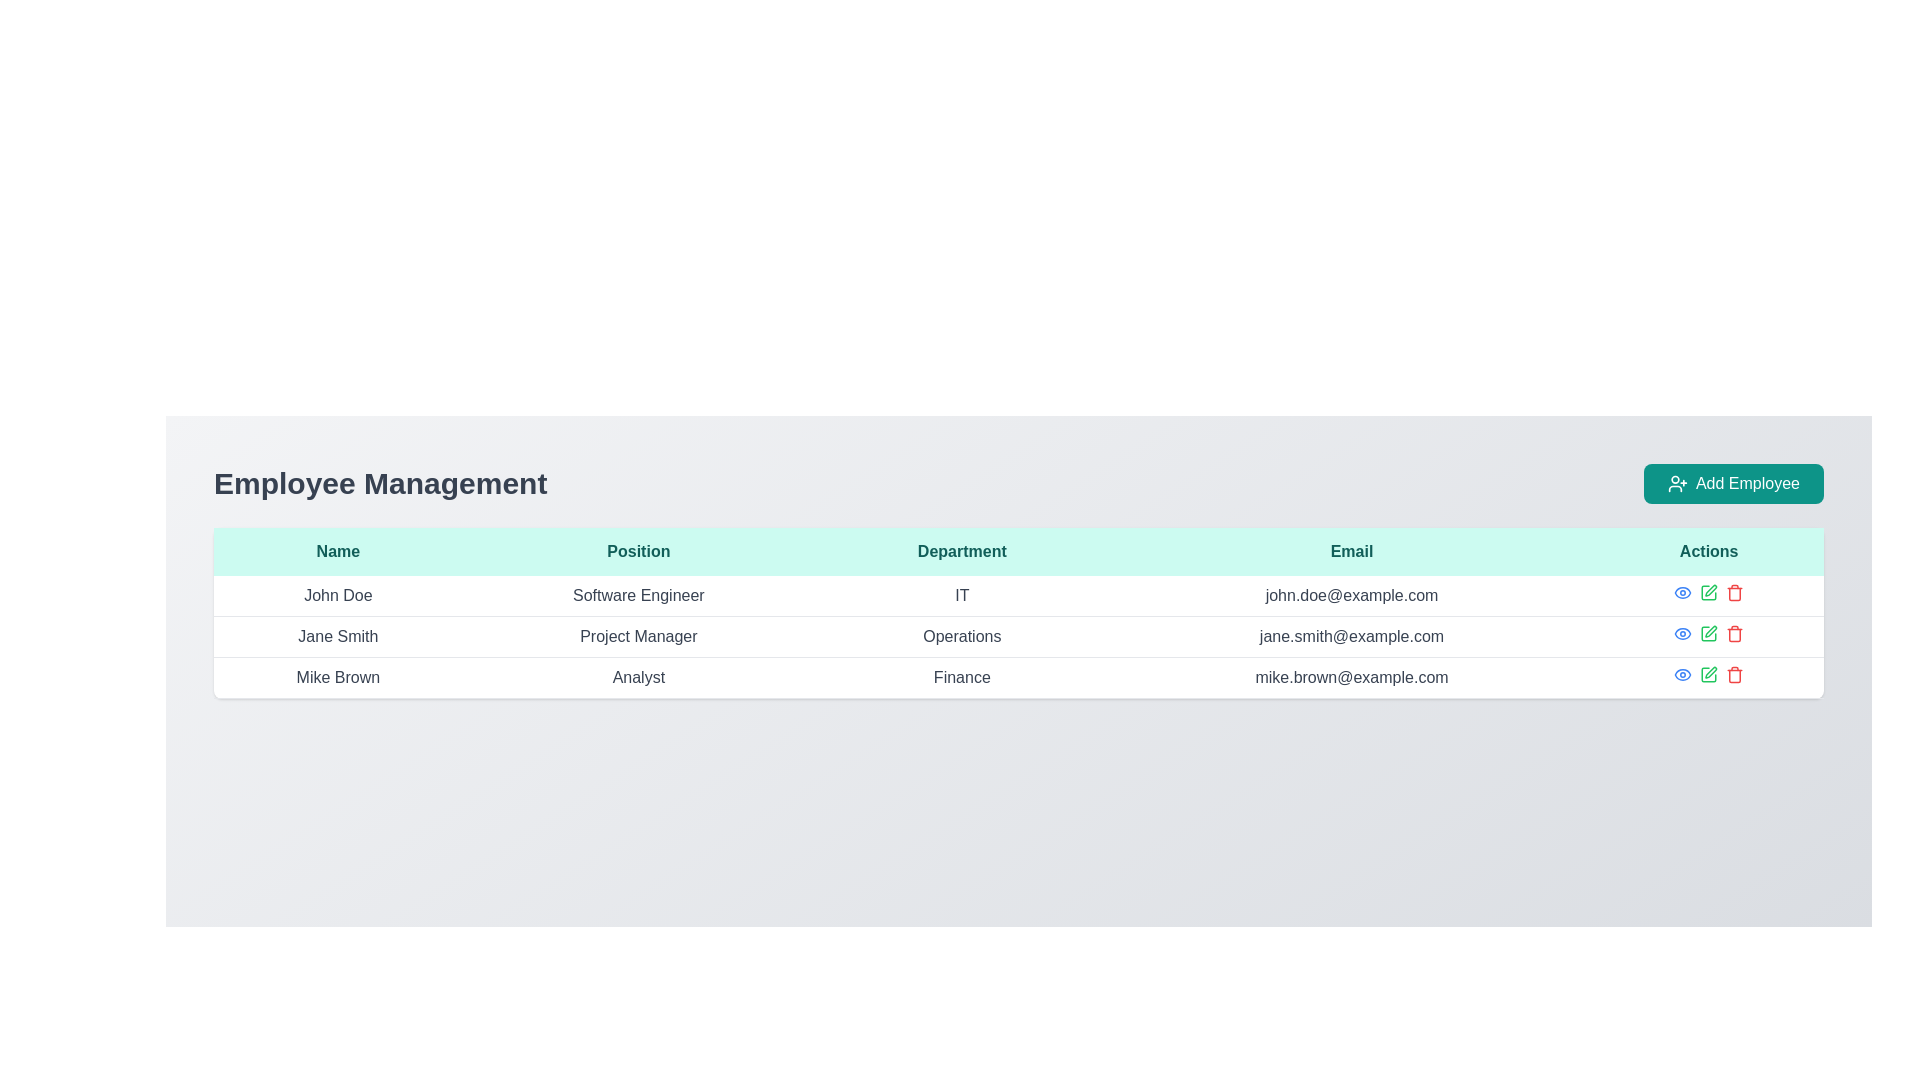 The height and width of the screenshot is (1080, 1920). Describe the element at coordinates (1734, 635) in the screenshot. I see `the red trash icon in the 'Actions' column of the Employee Management table` at that location.